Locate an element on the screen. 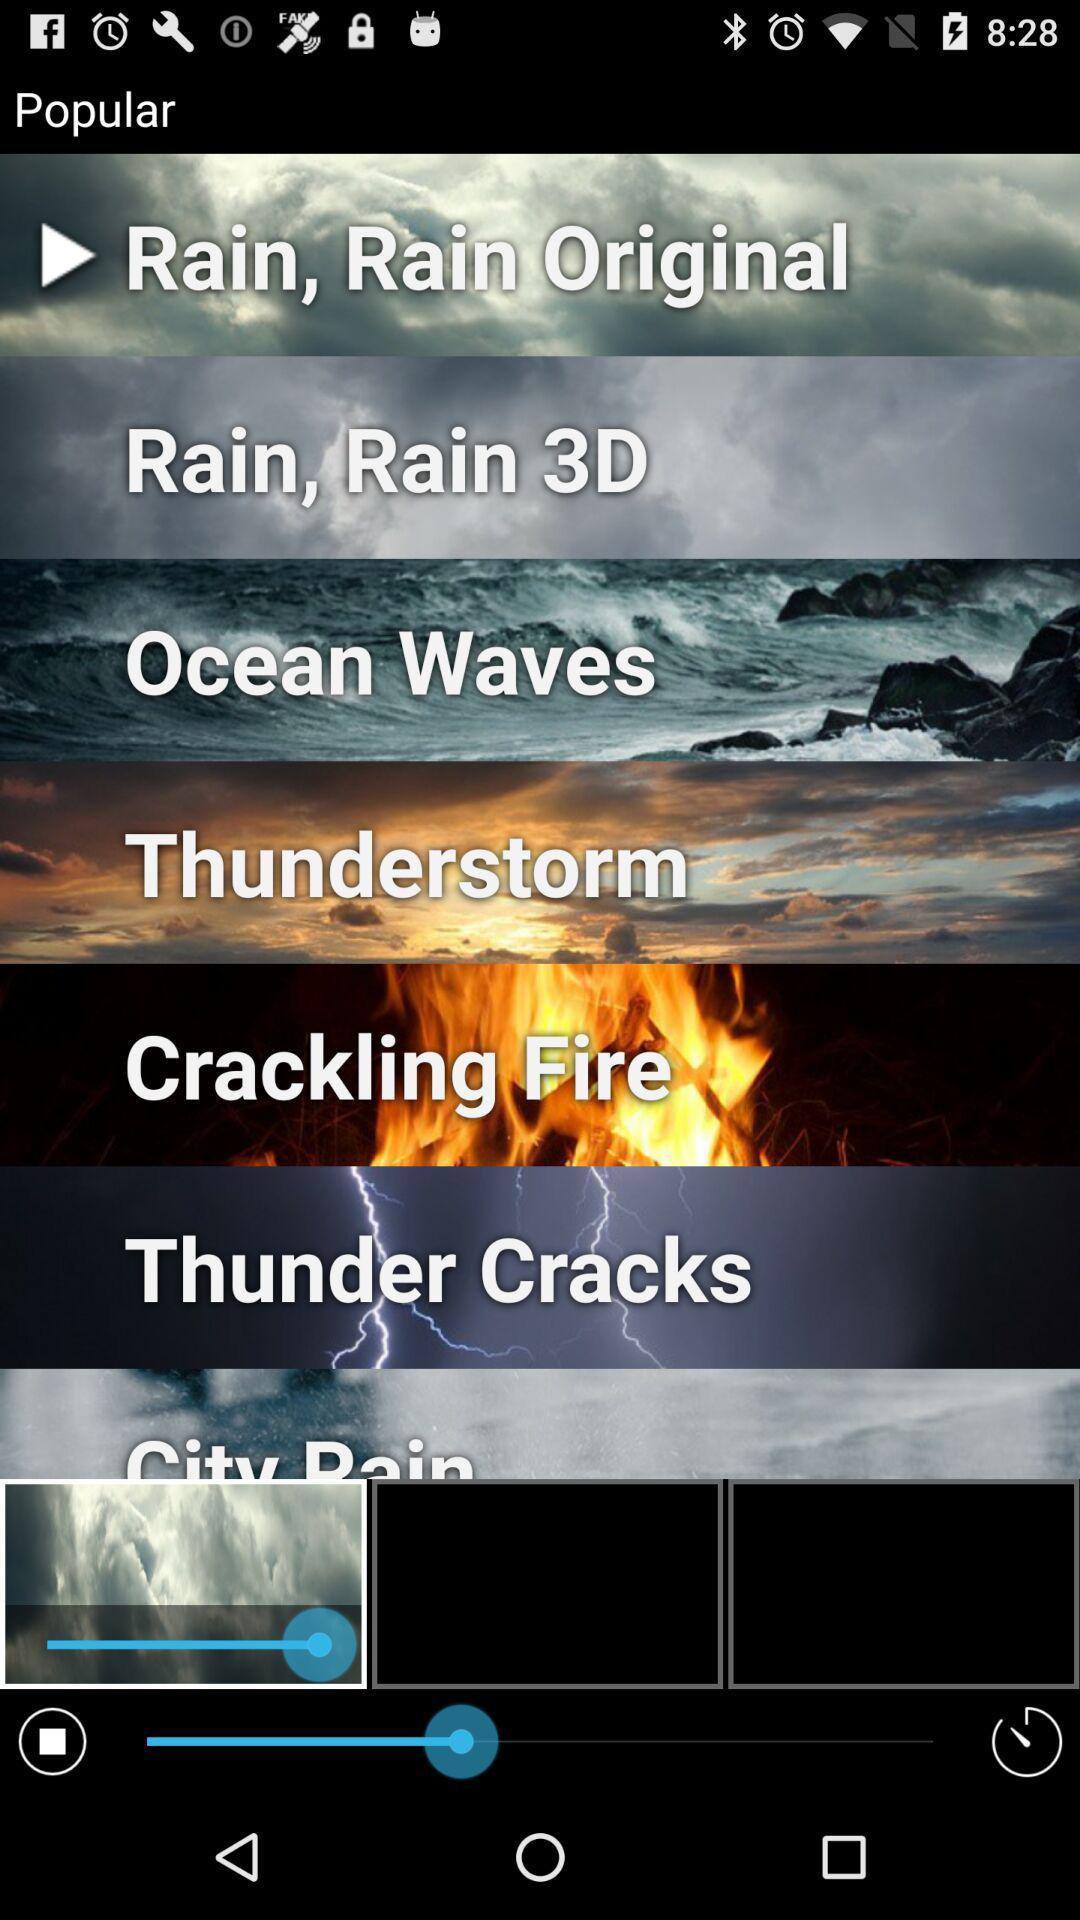  the time icon is located at coordinates (1027, 1862).